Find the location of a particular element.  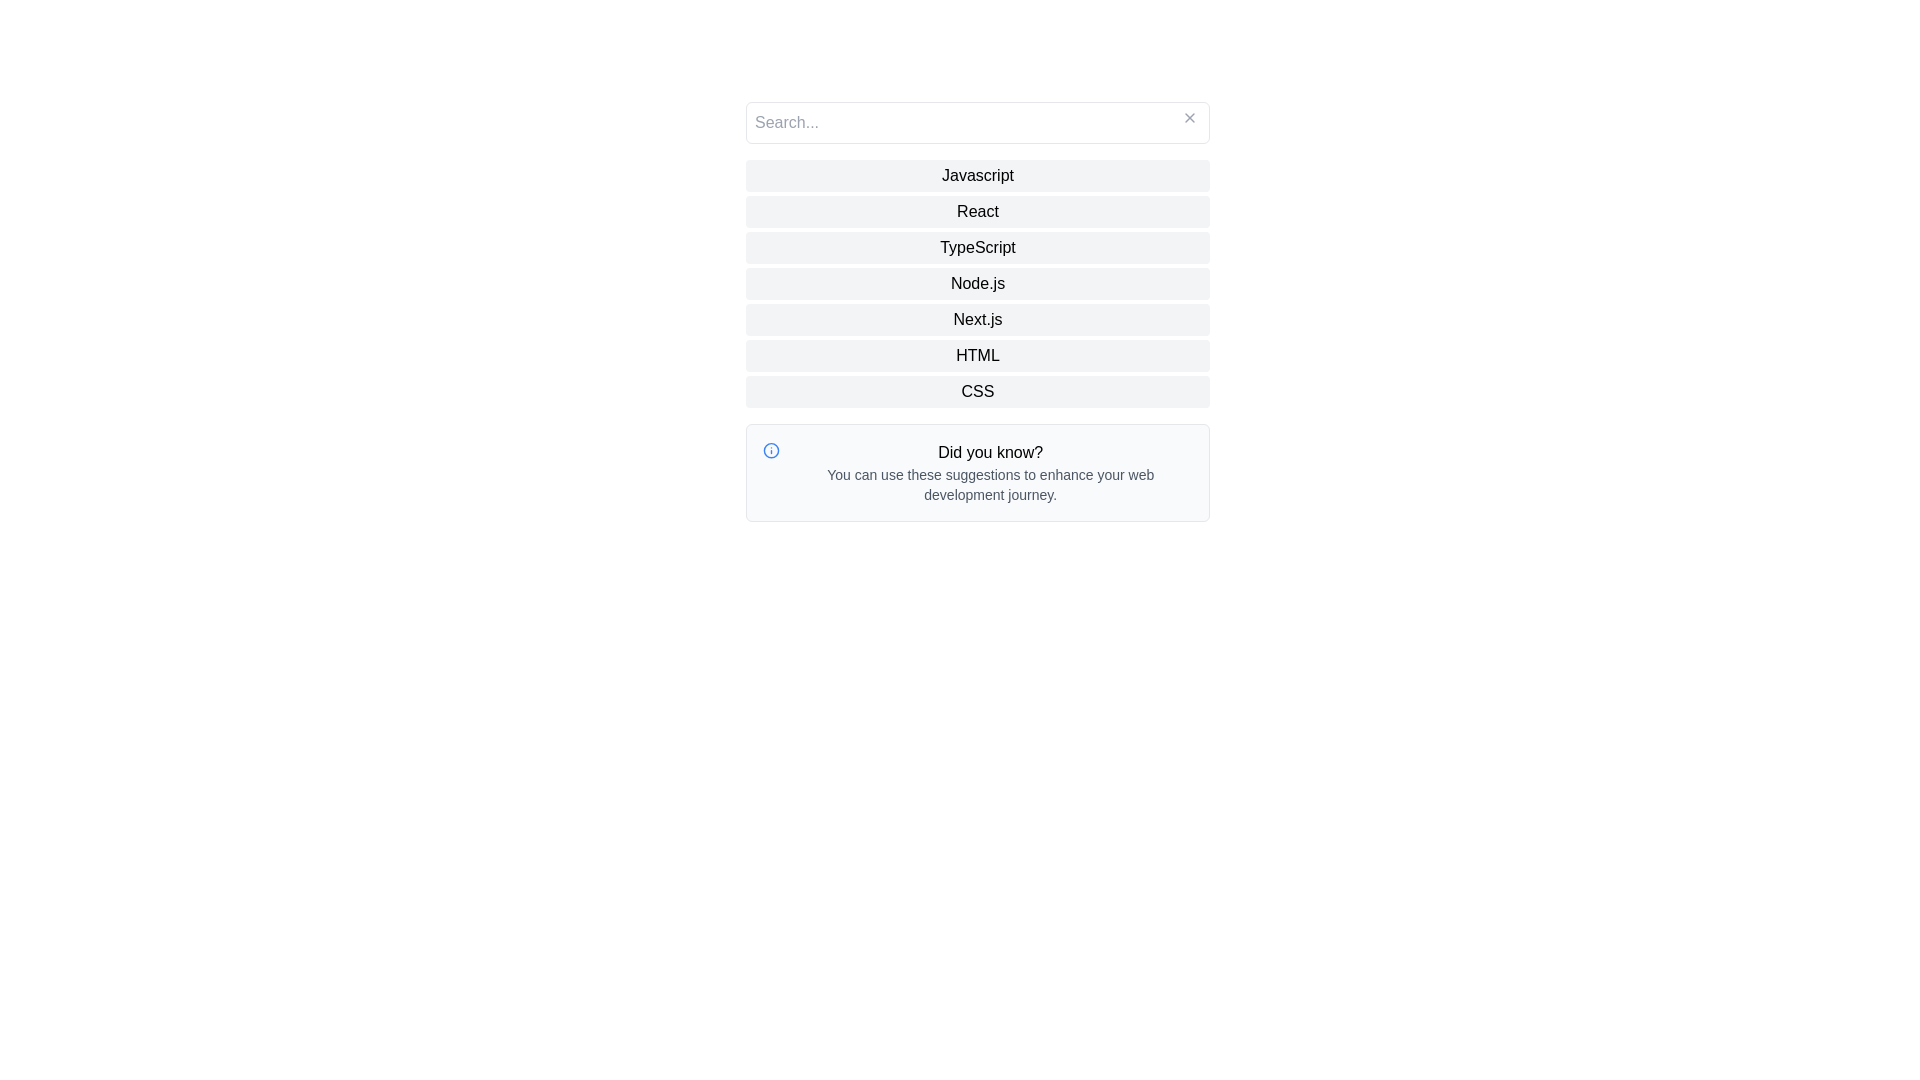

the selectable option in the list that represents 'Node.js' is located at coordinates (978, 284).